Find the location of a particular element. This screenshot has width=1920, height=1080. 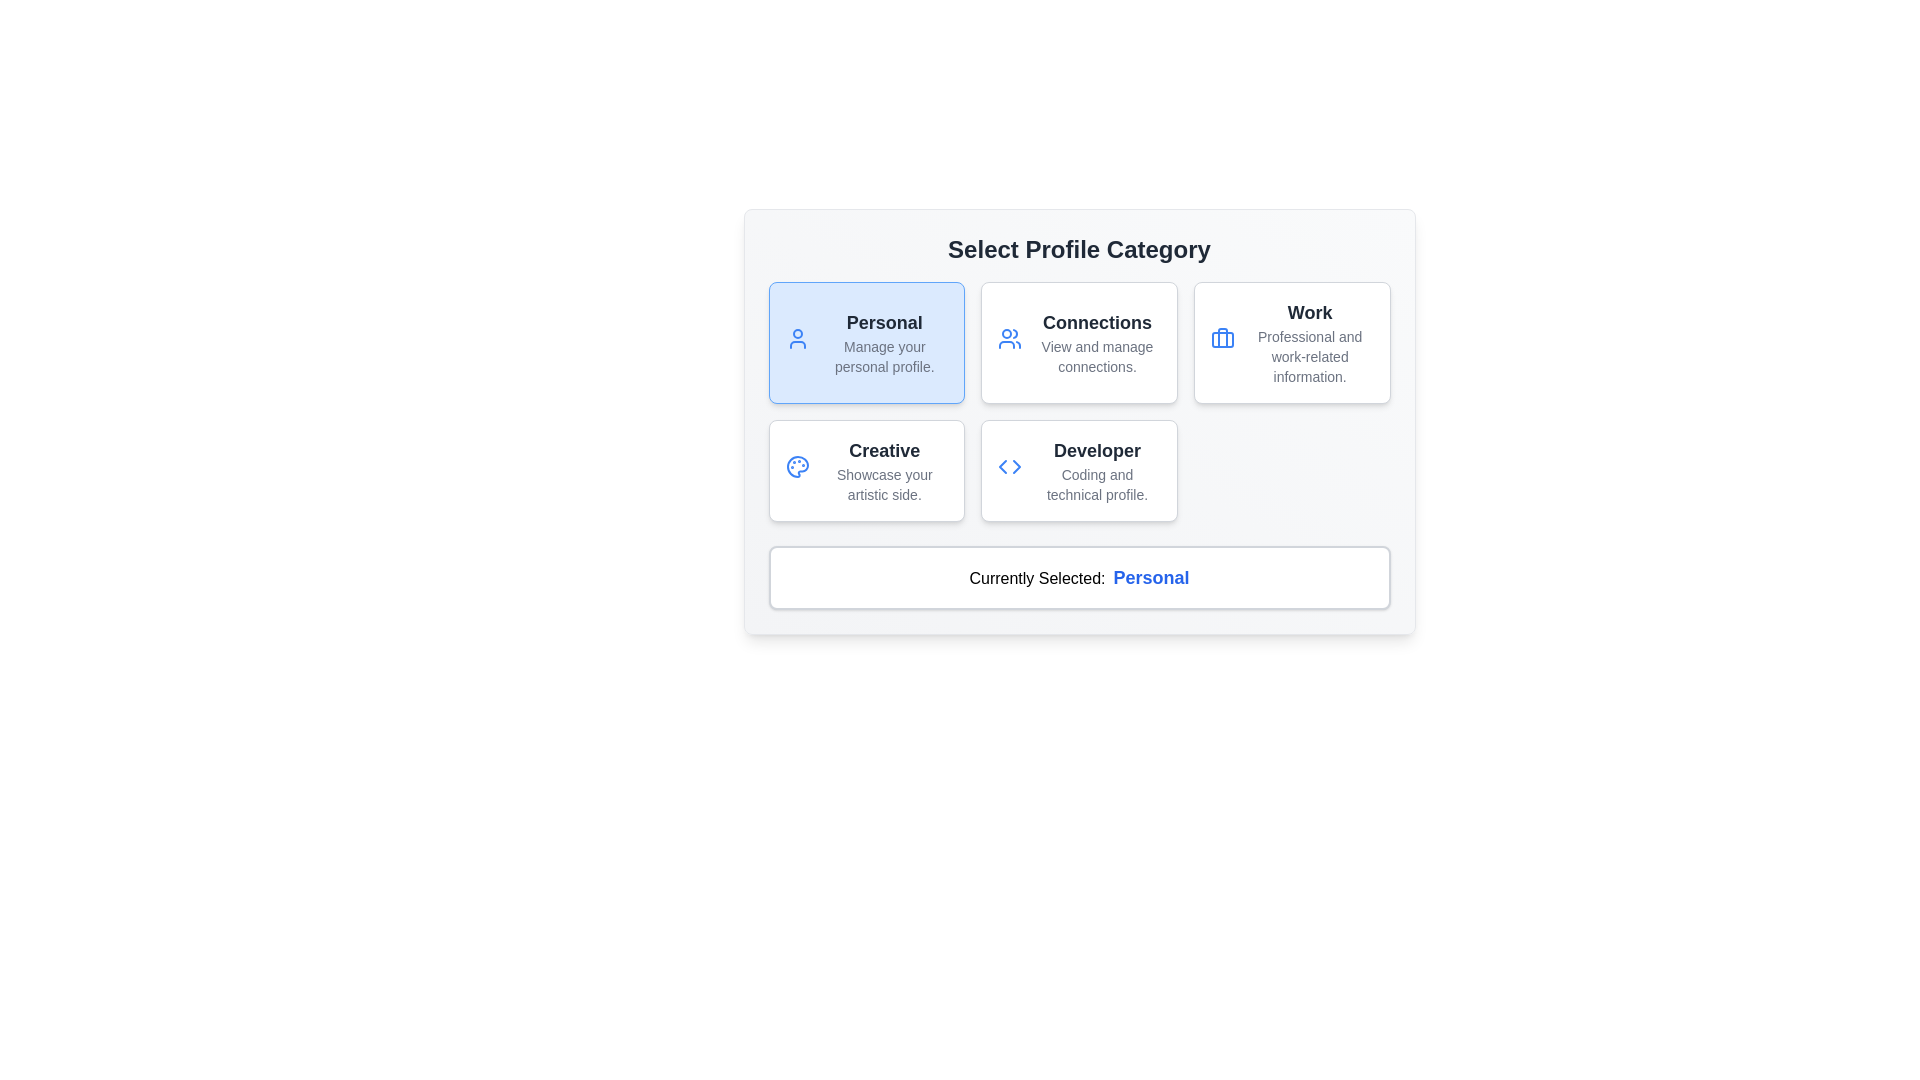

the navigation icon located in the 'Developer' profile option, positioned on the right side of the row containing options like 'Personal', 'Connections', and 'Work' is located at coordinates (1017, 466).